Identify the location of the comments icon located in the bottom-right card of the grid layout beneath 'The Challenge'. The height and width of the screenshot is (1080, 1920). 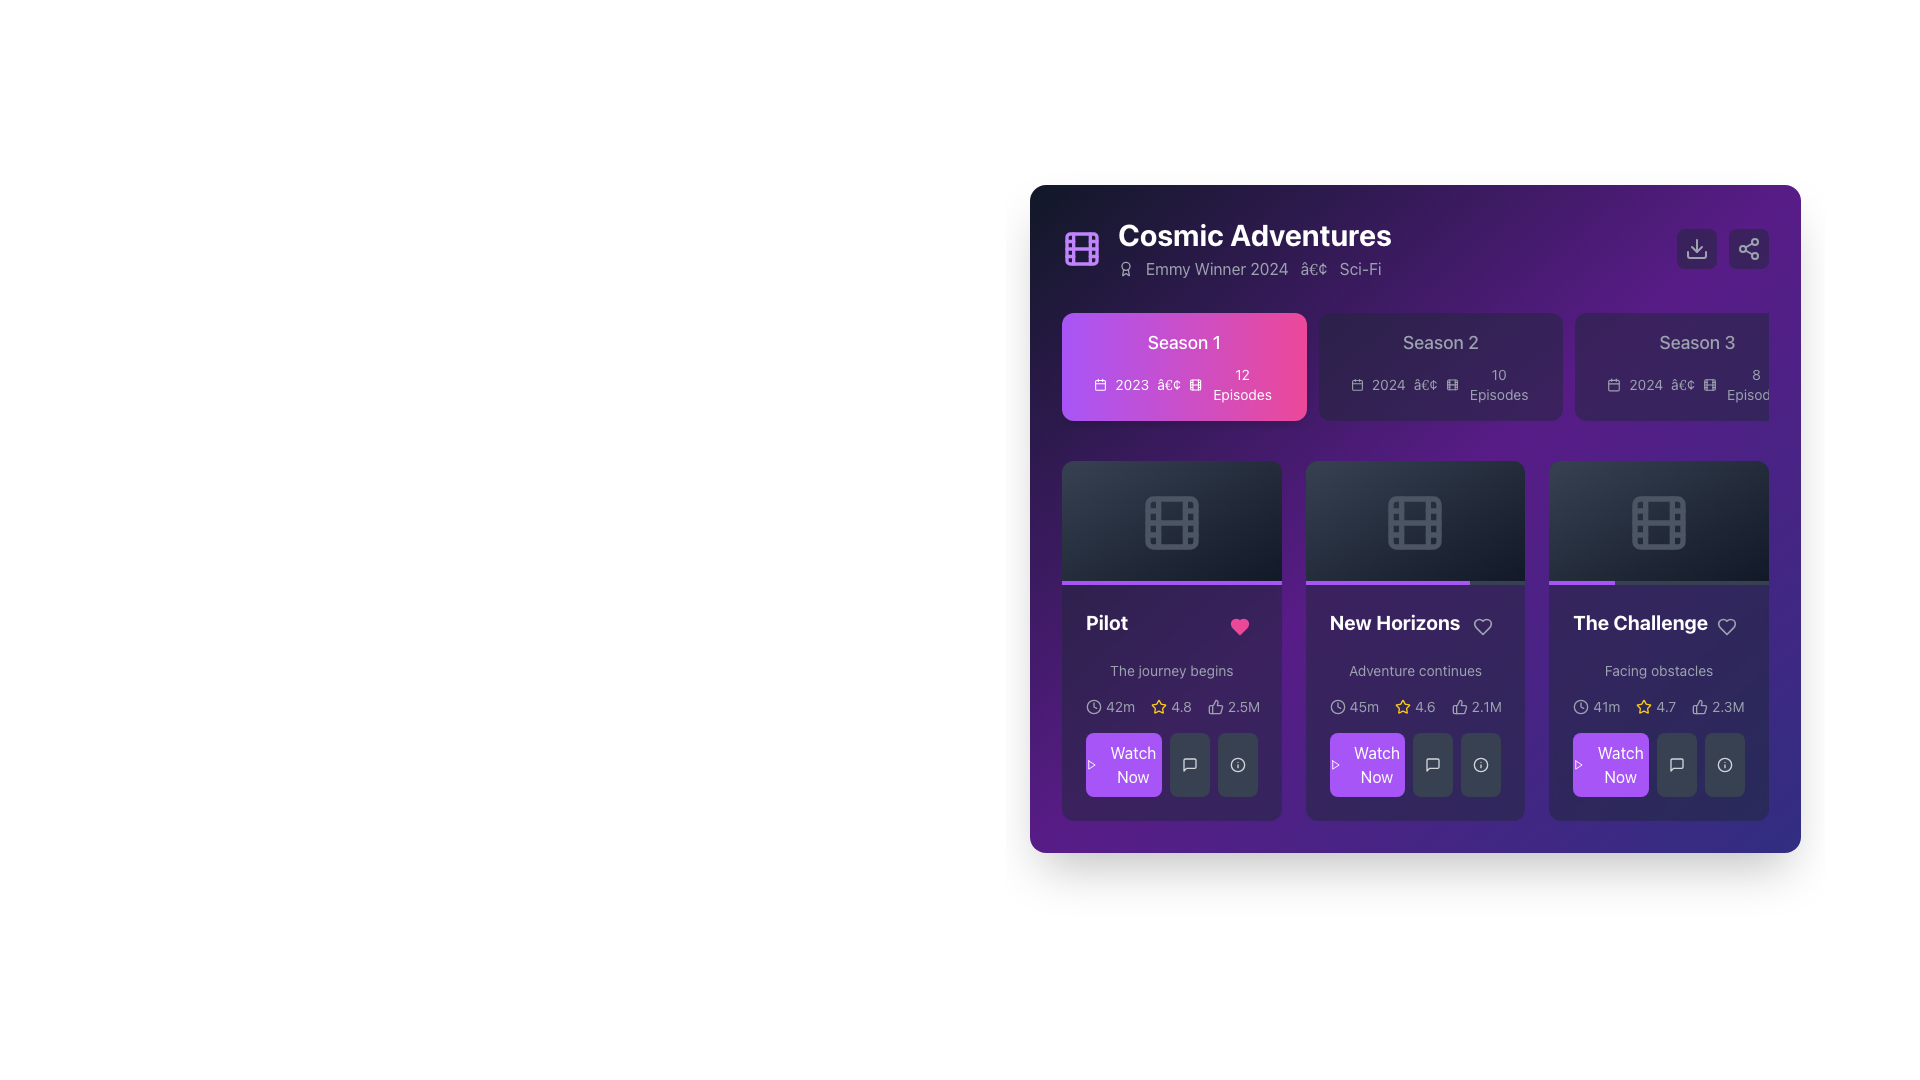
(1676, 763).